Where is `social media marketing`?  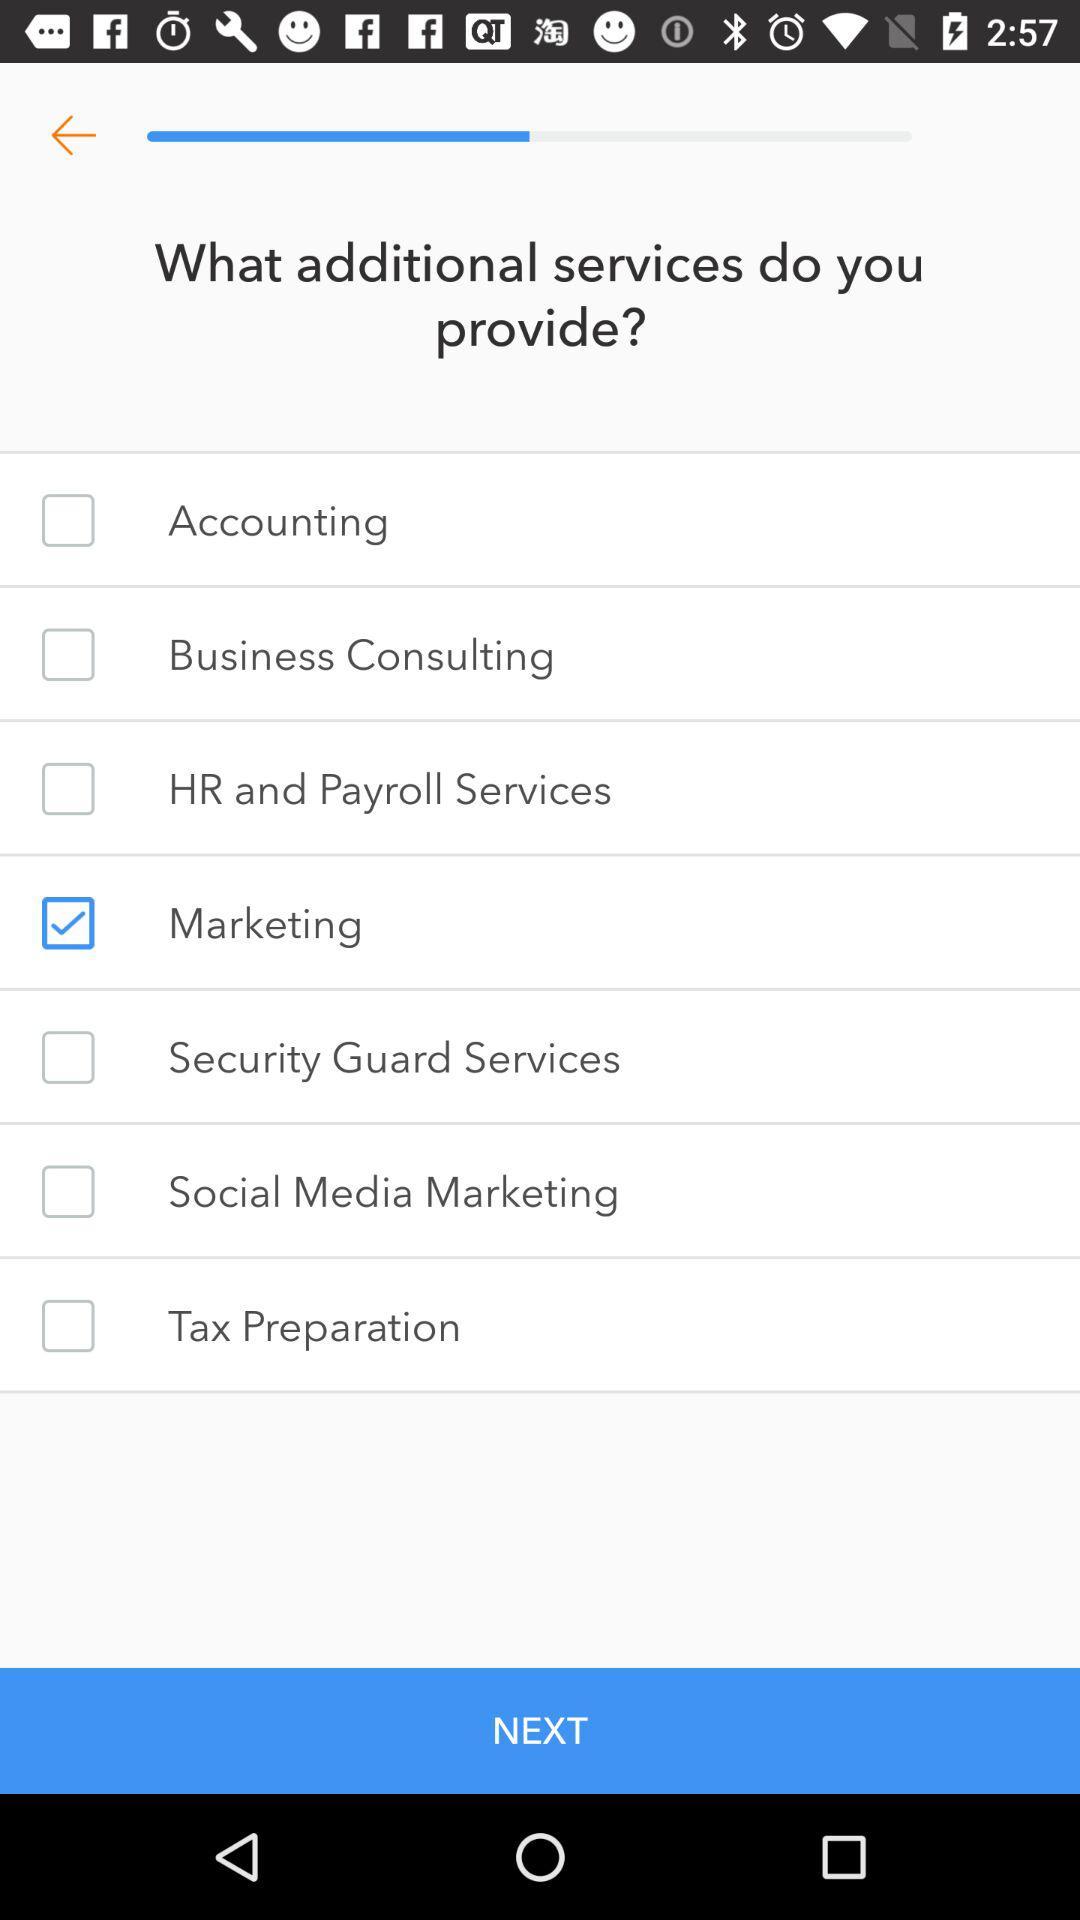 social media marketing is located at coordinates (67, 1191).